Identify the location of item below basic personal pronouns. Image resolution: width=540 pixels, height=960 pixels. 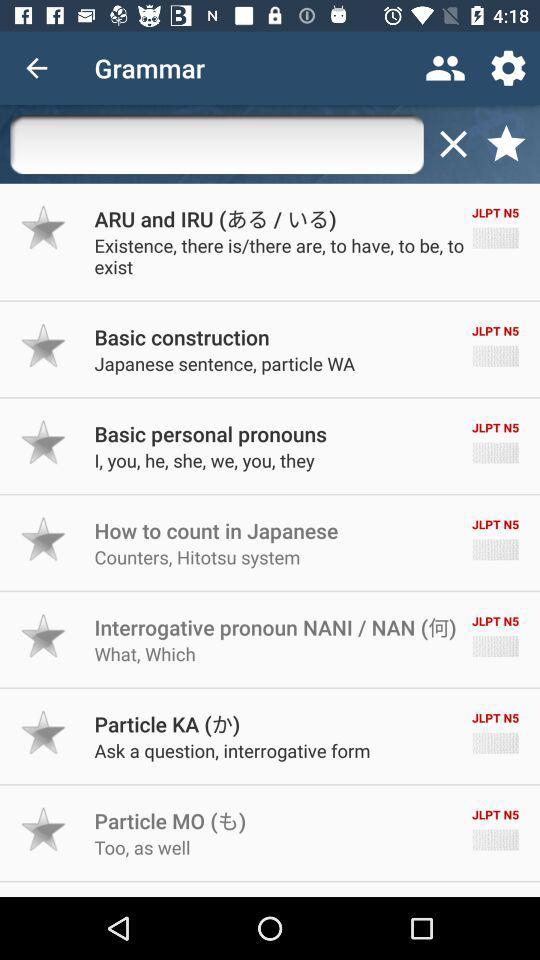
(203, 460).